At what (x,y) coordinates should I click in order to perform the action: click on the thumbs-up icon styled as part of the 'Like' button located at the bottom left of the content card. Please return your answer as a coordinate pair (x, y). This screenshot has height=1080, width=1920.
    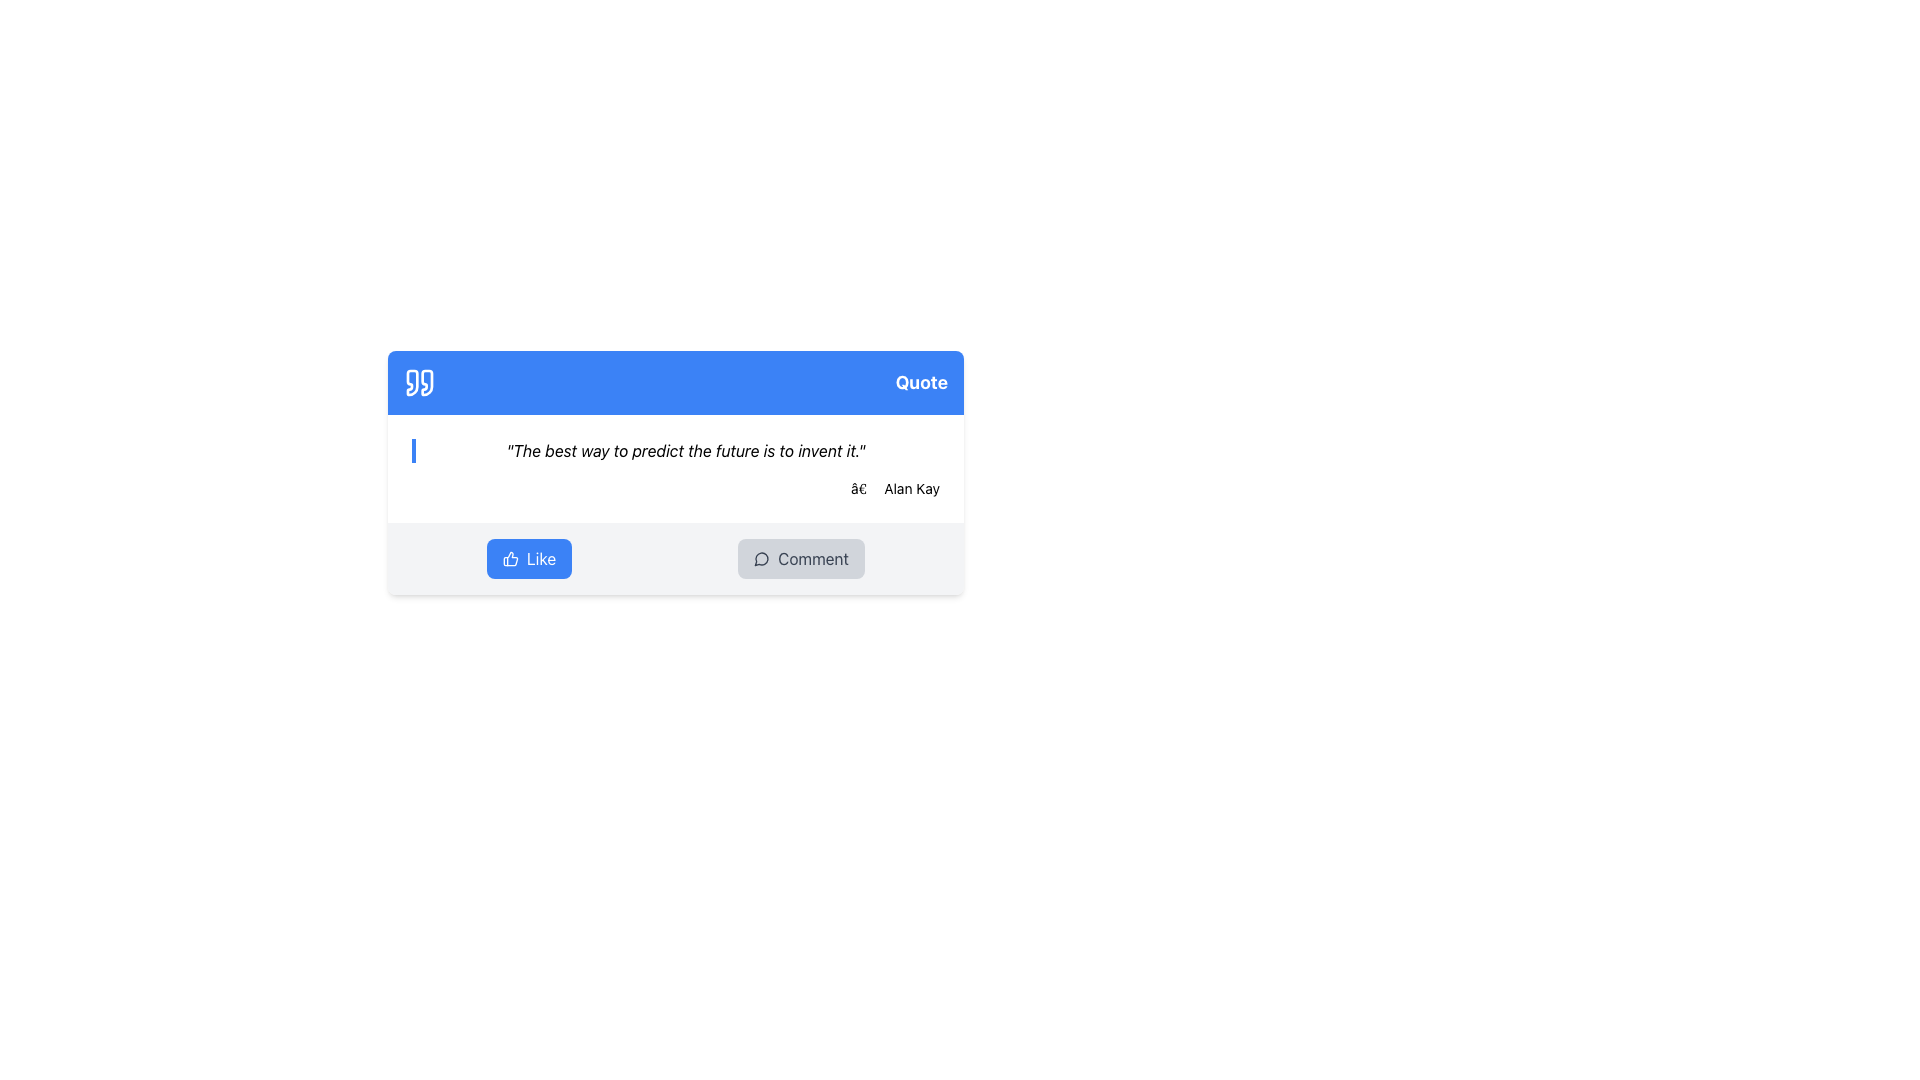
    Looking at the image, I should click on (510, 559).